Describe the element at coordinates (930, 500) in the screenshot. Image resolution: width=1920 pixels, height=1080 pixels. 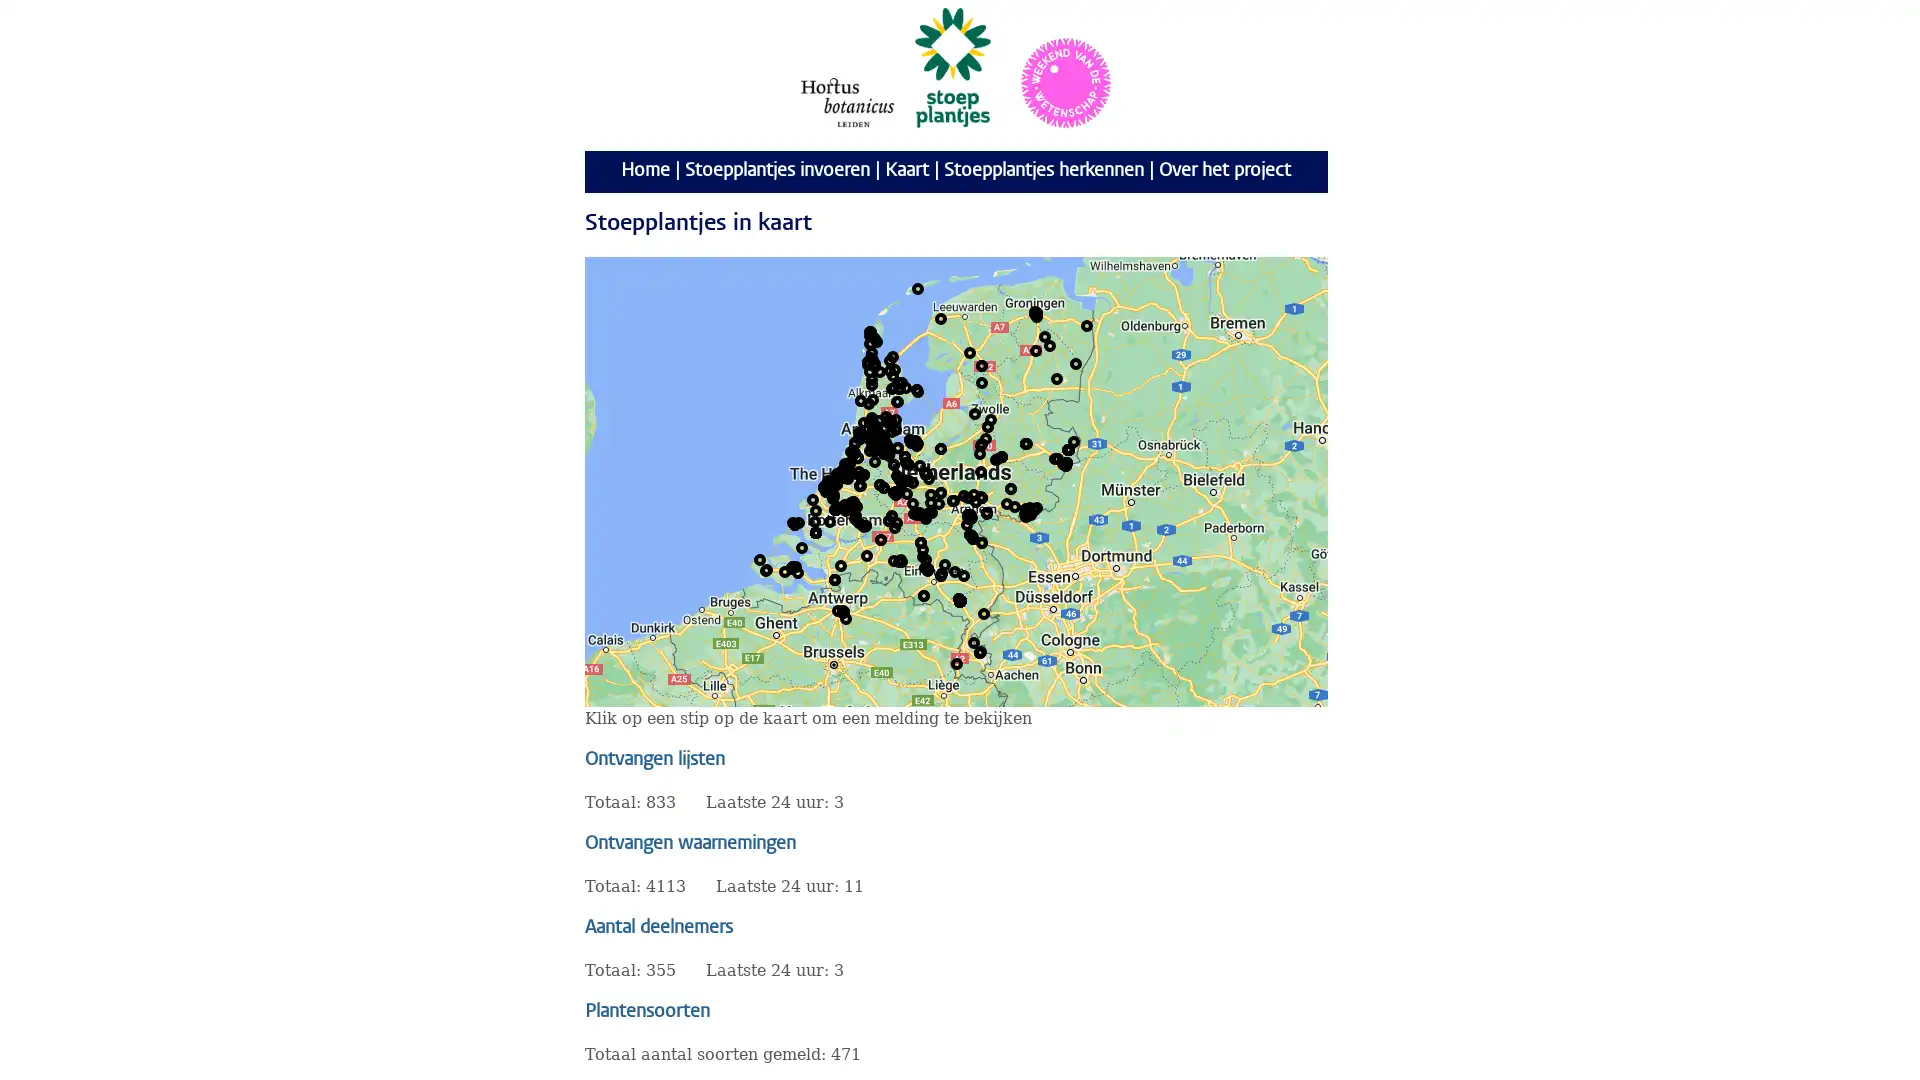
I see `Telling van op 05 december 2021` at that location.